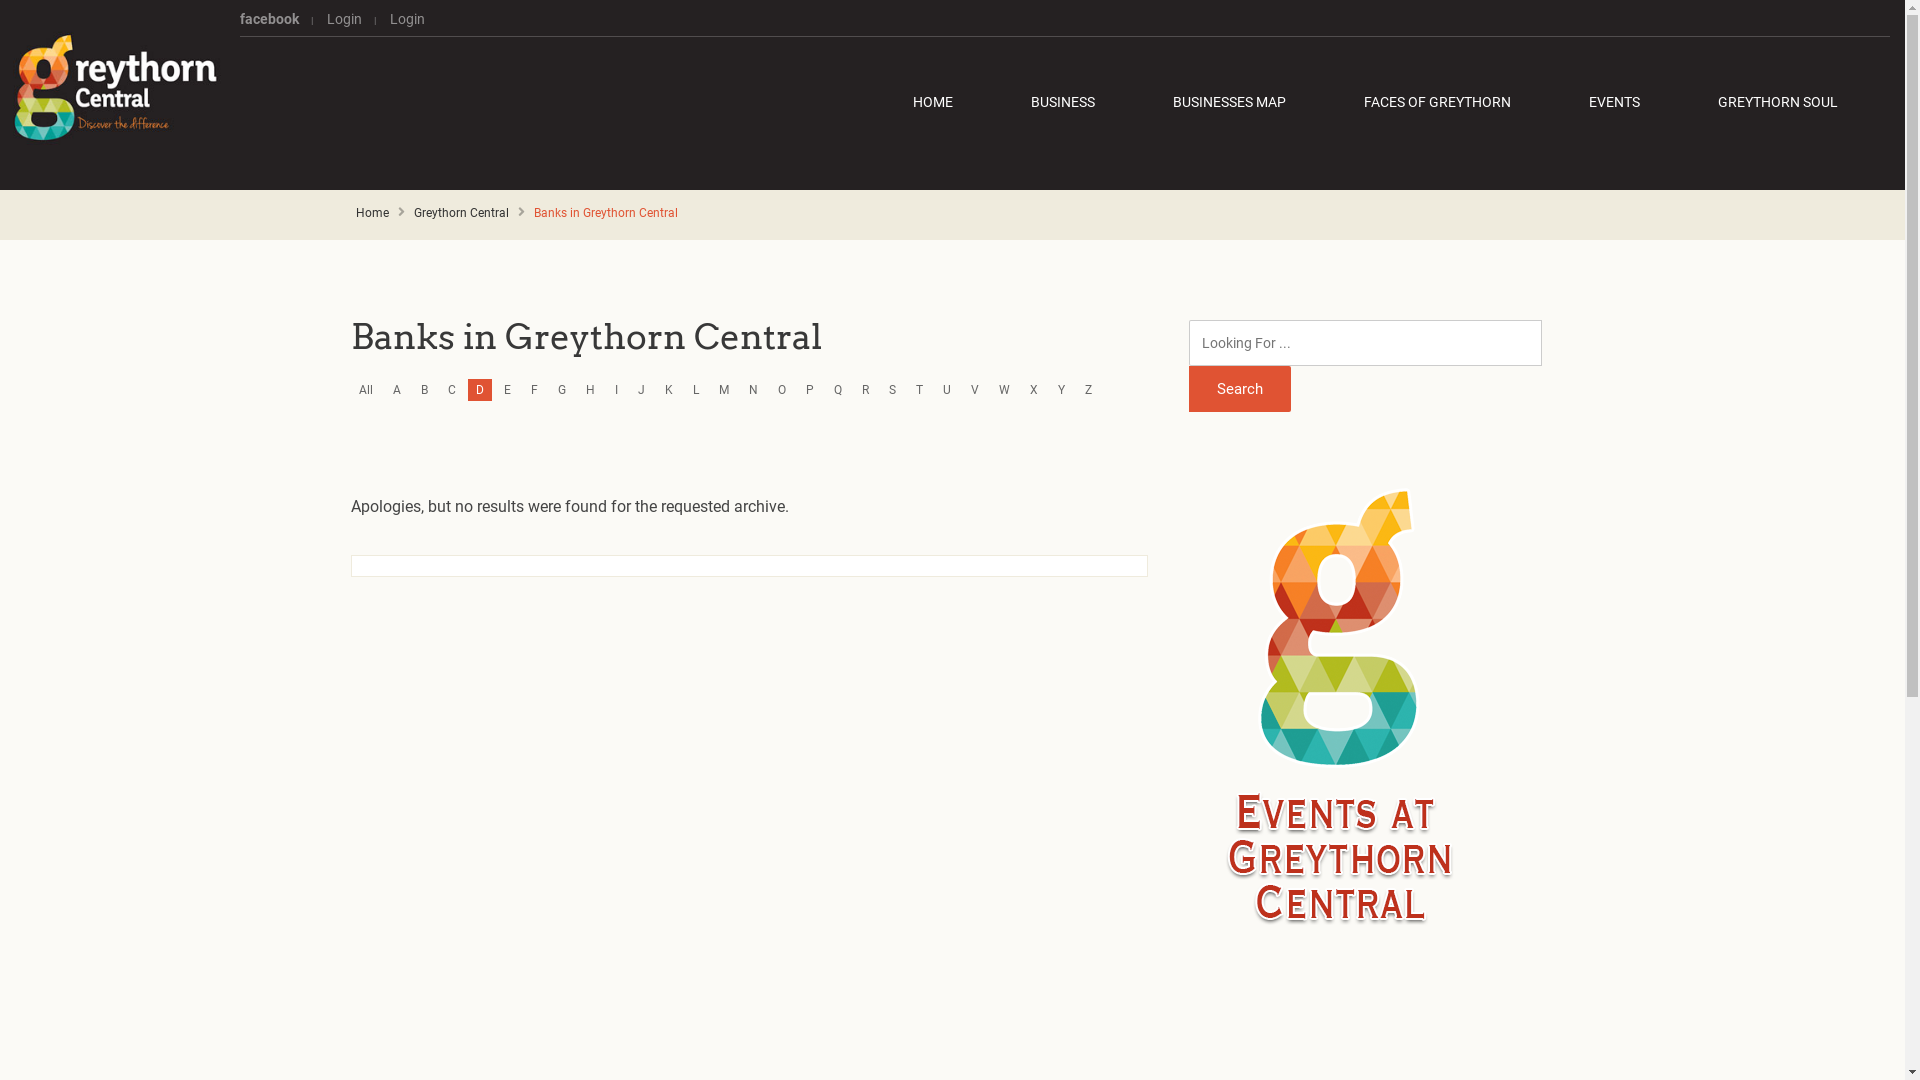 Image resolution: width=1920 pixels, height=1080 pixels. What do you see at coordinates (423, 389) in the screenshot?
I see `'B'` at bounding box center [423, 389].